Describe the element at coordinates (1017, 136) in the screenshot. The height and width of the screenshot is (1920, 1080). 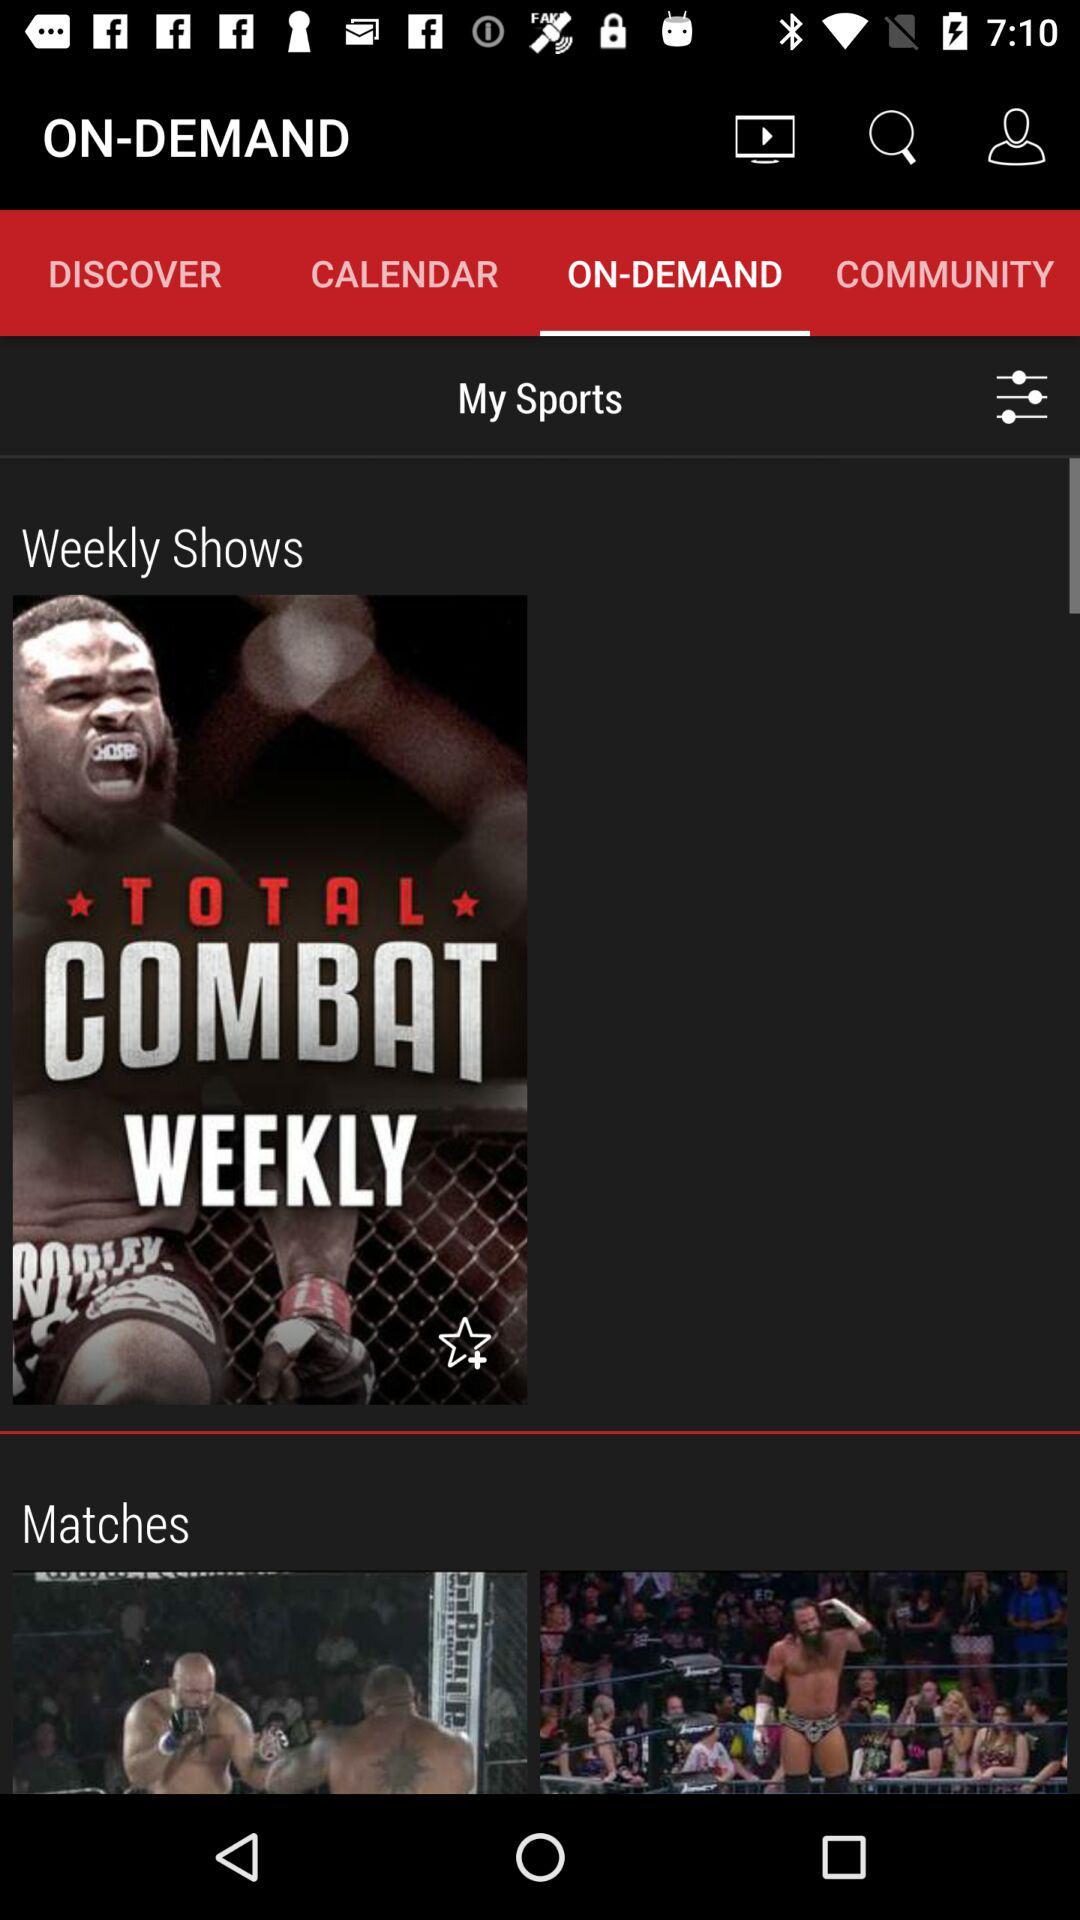
I see `the icon right to search icon` at that location.